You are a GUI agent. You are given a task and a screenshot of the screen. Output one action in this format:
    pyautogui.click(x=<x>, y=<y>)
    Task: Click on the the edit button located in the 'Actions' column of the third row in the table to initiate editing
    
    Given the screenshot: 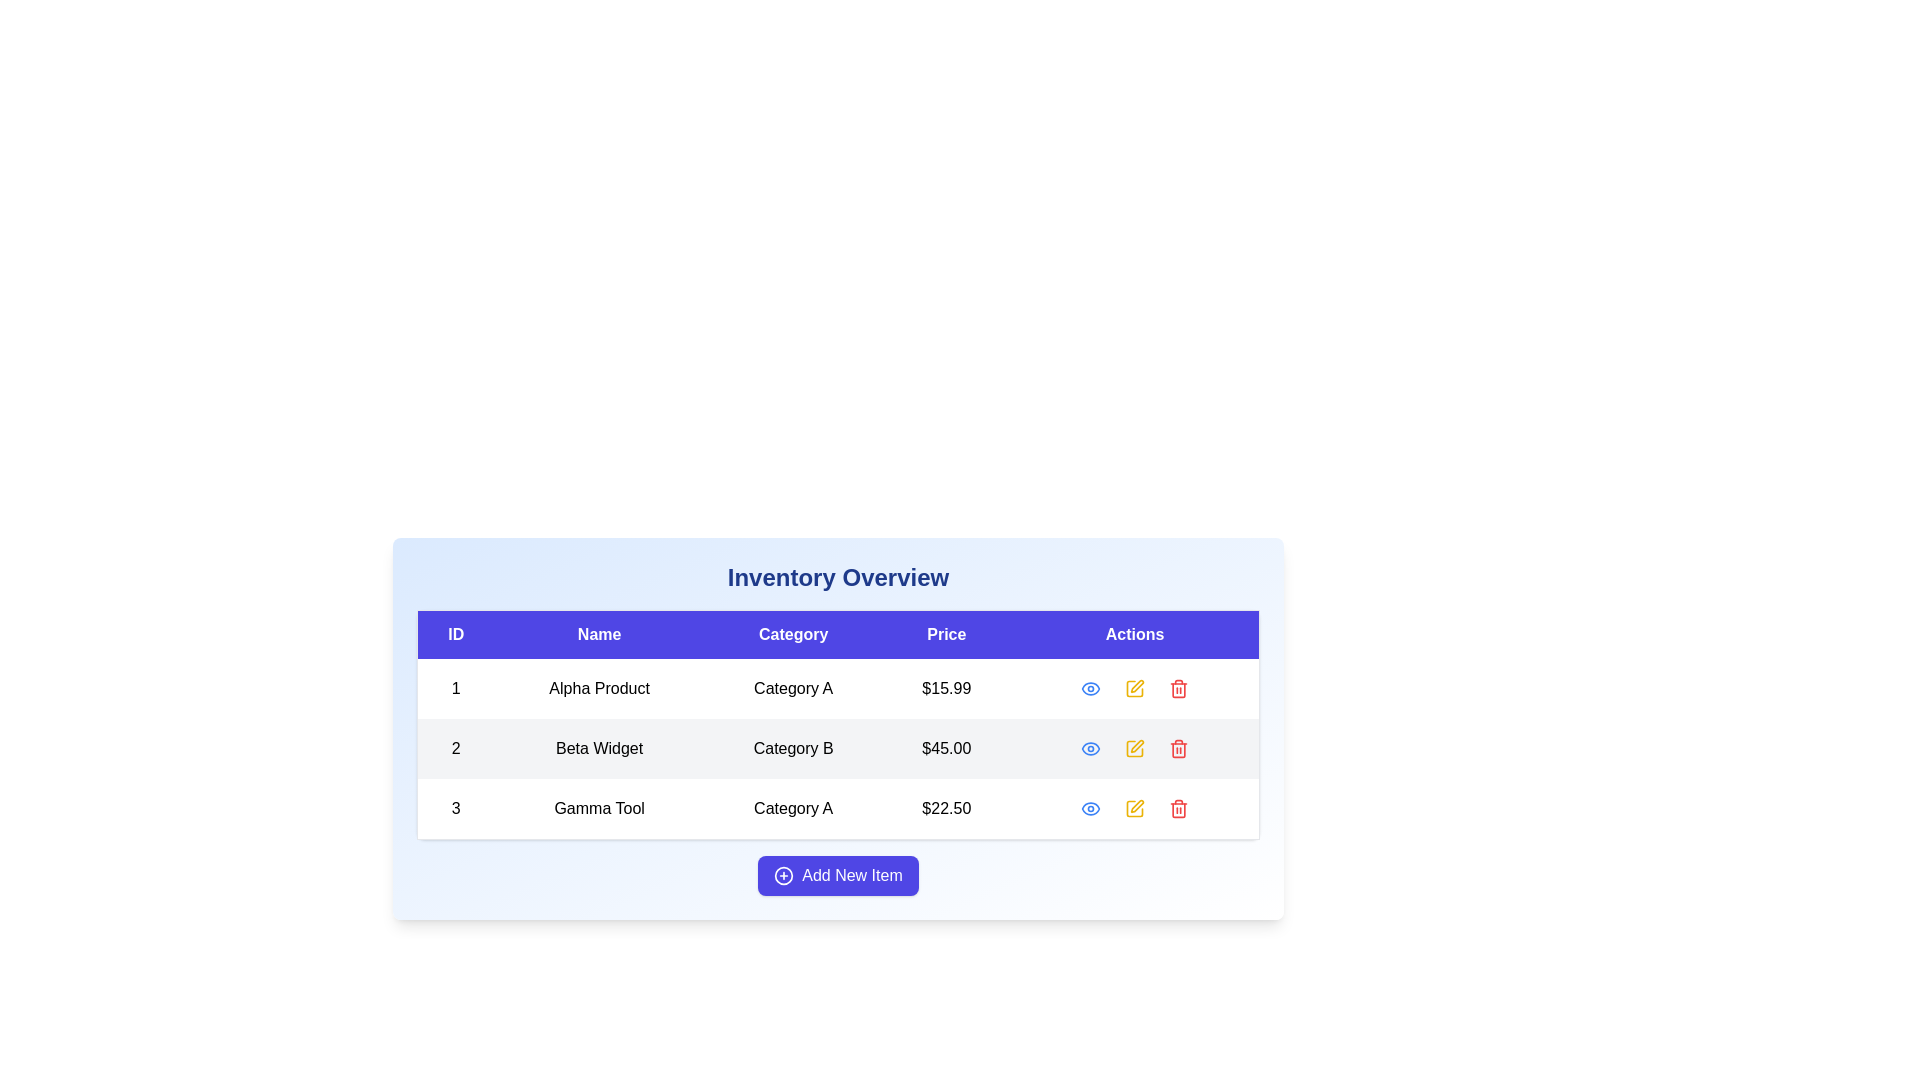 What is the action you would take?
    pyautogui.click(x=1135, y=808)
    